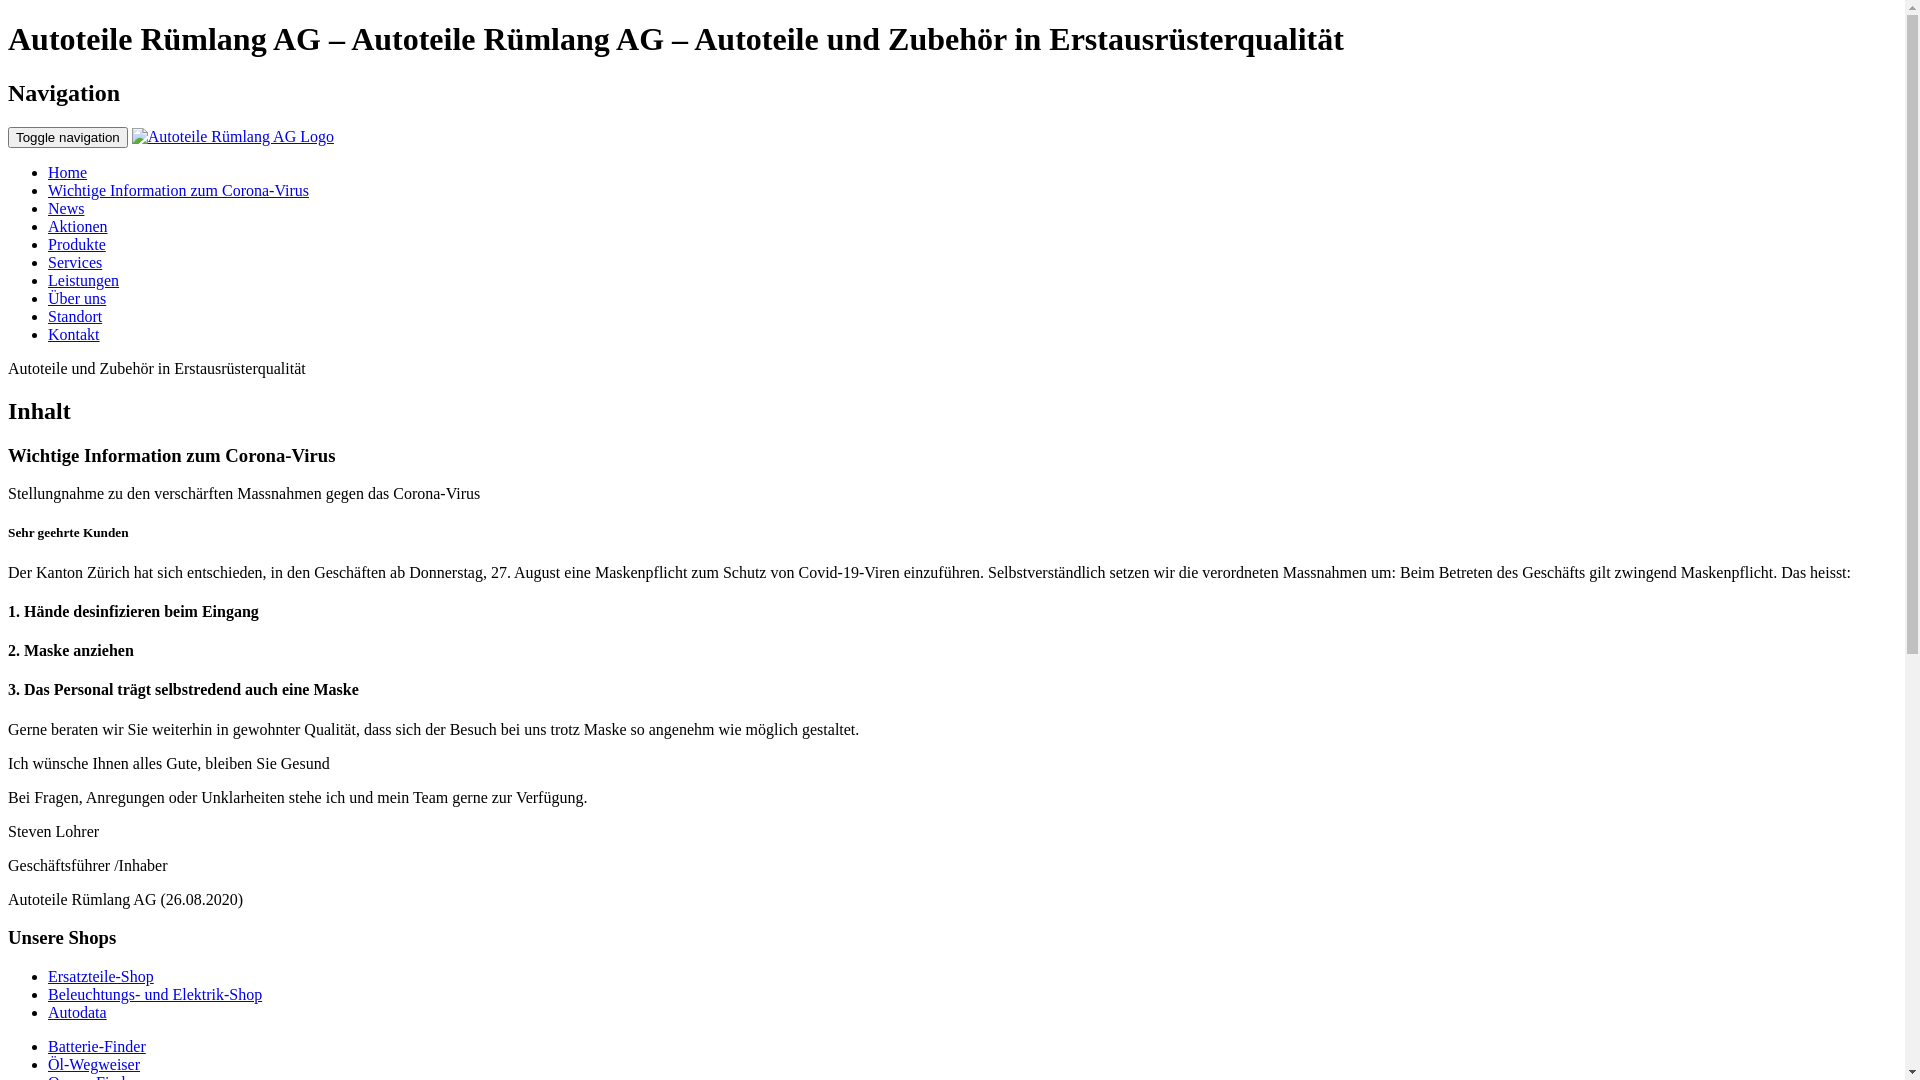 The image size is (1920, 1080). I want to click on 'Leistungen', so click(82, 280).